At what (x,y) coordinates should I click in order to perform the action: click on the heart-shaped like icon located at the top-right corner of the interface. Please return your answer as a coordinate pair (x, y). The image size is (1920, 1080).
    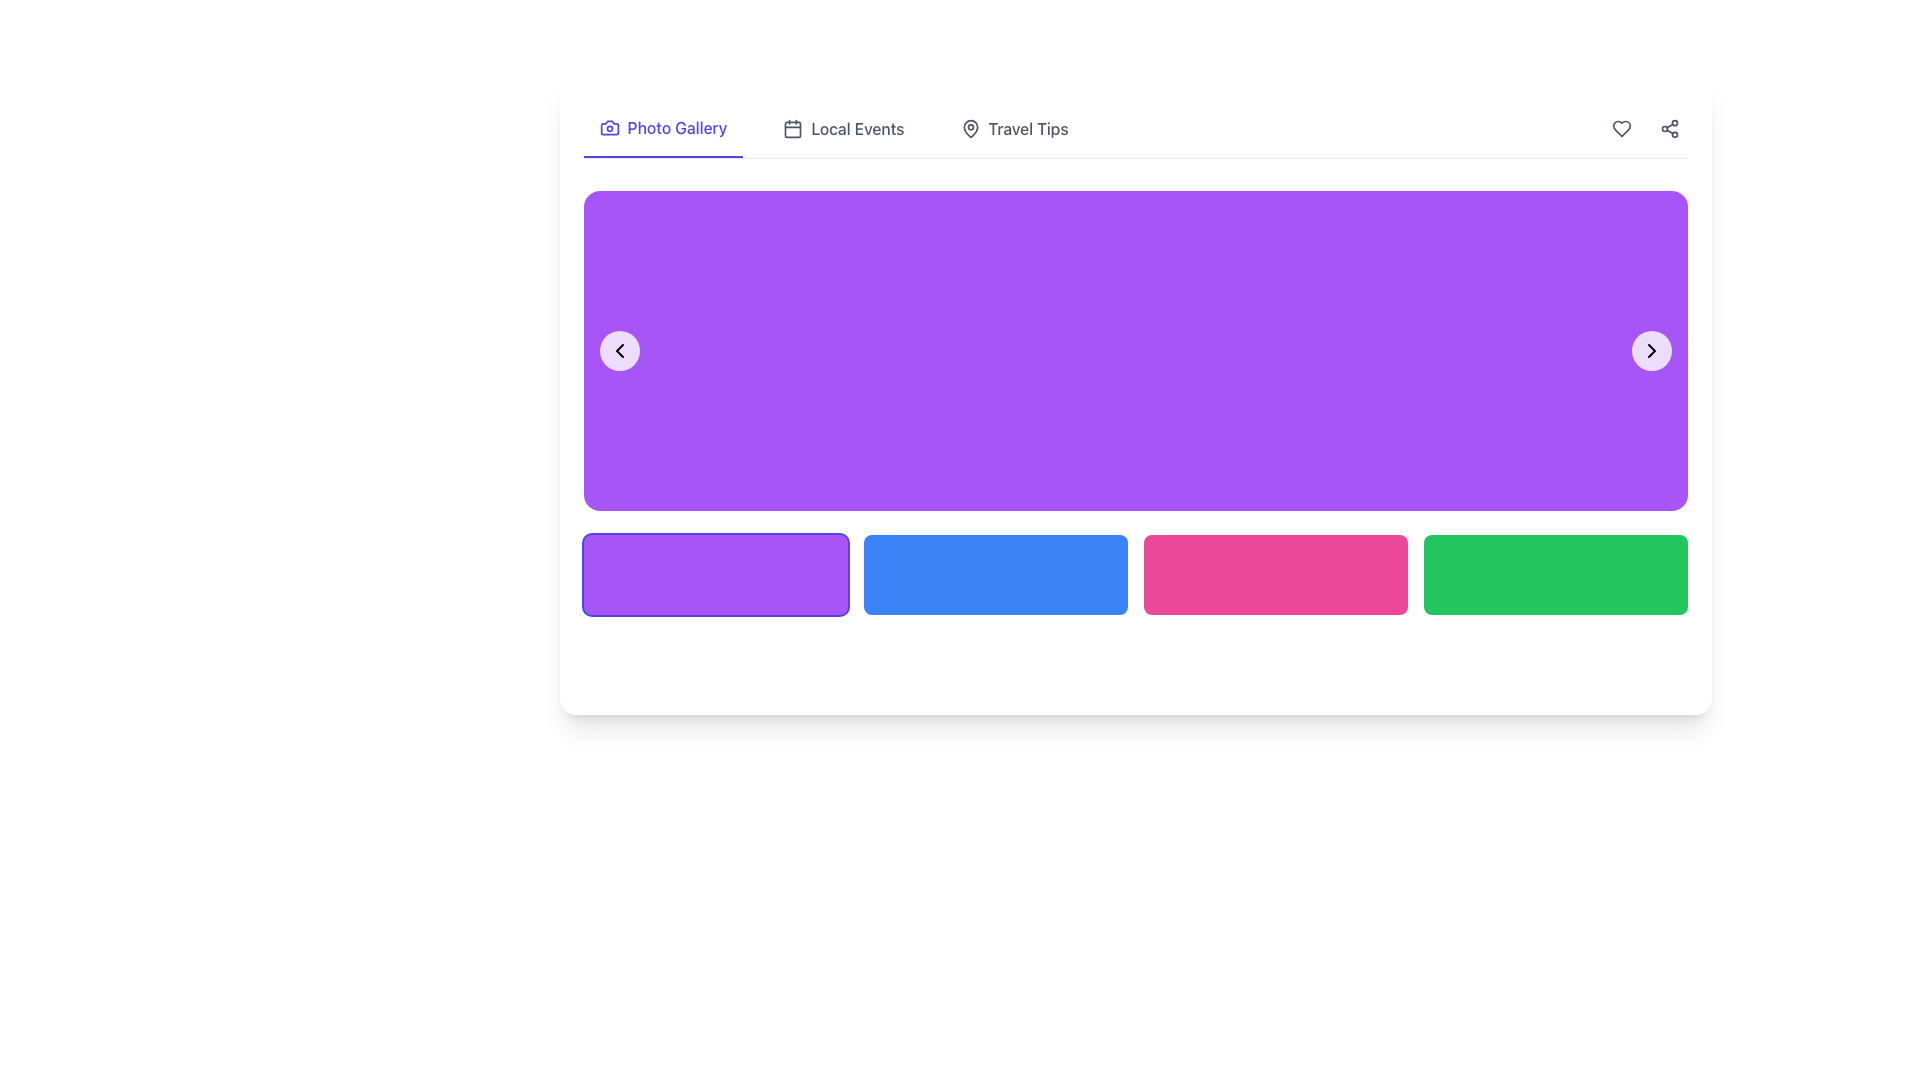
    Looking at the image, I should click on (1621, 128).